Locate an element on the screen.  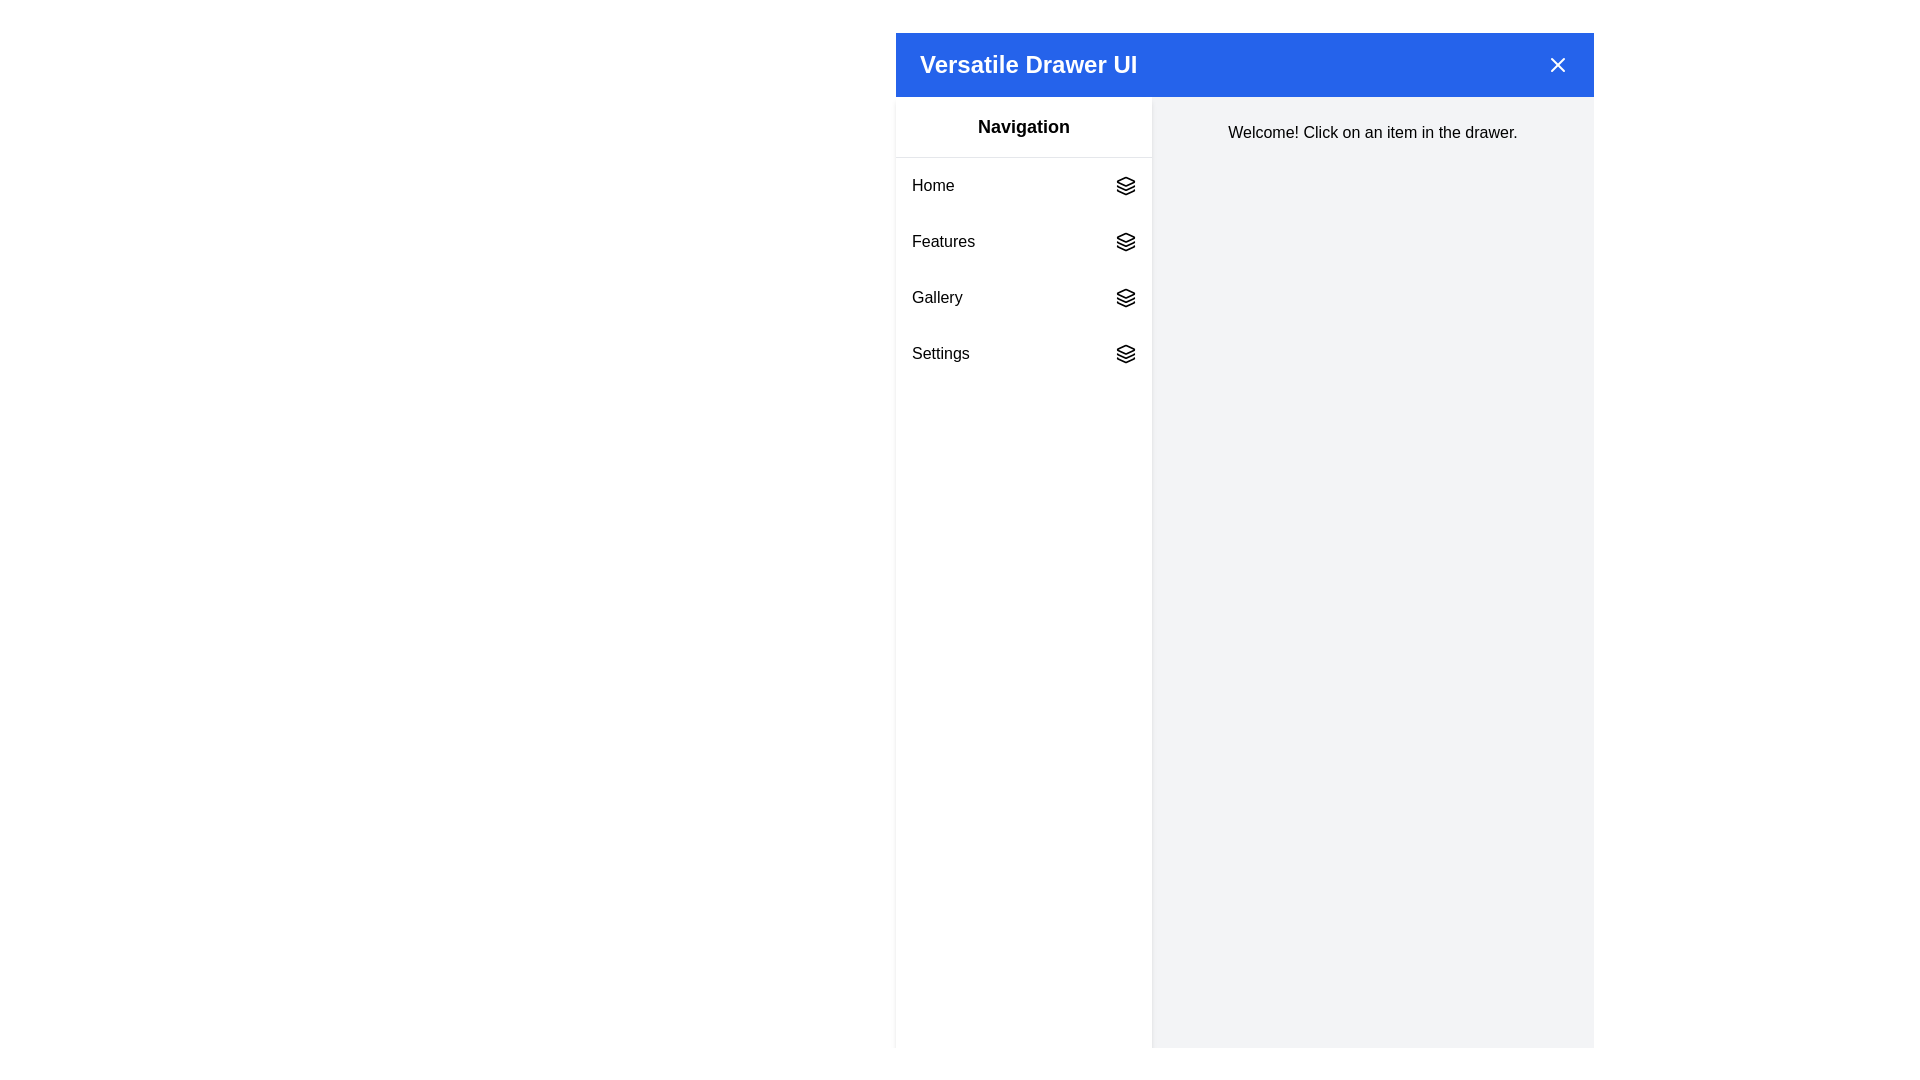
the 'Settings' menu item, which is the last item in the vertical navigation menu is located at coordinates (1023, 353).